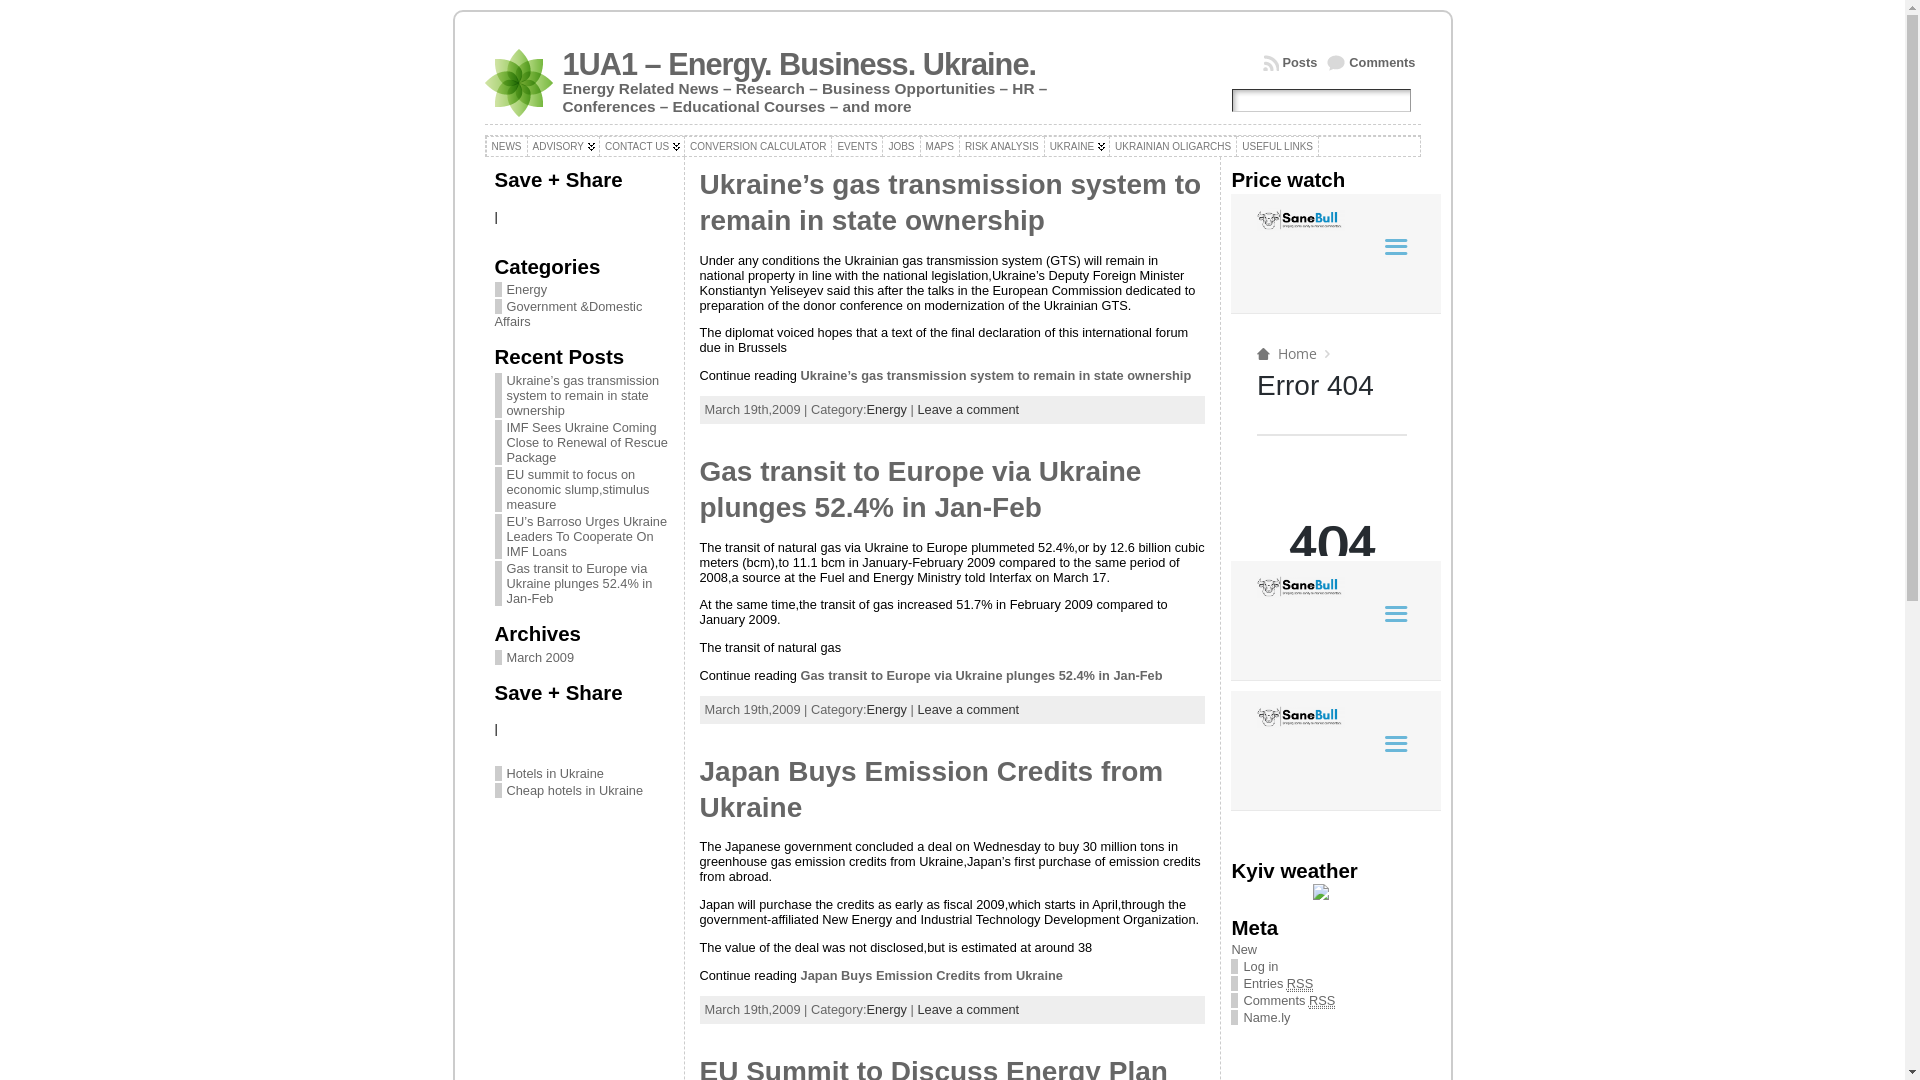  What do you see at coordinates (1276, 145) in the screenshot?
I see `'USEFUL LINKS'` at bounding box center [1276, 145].